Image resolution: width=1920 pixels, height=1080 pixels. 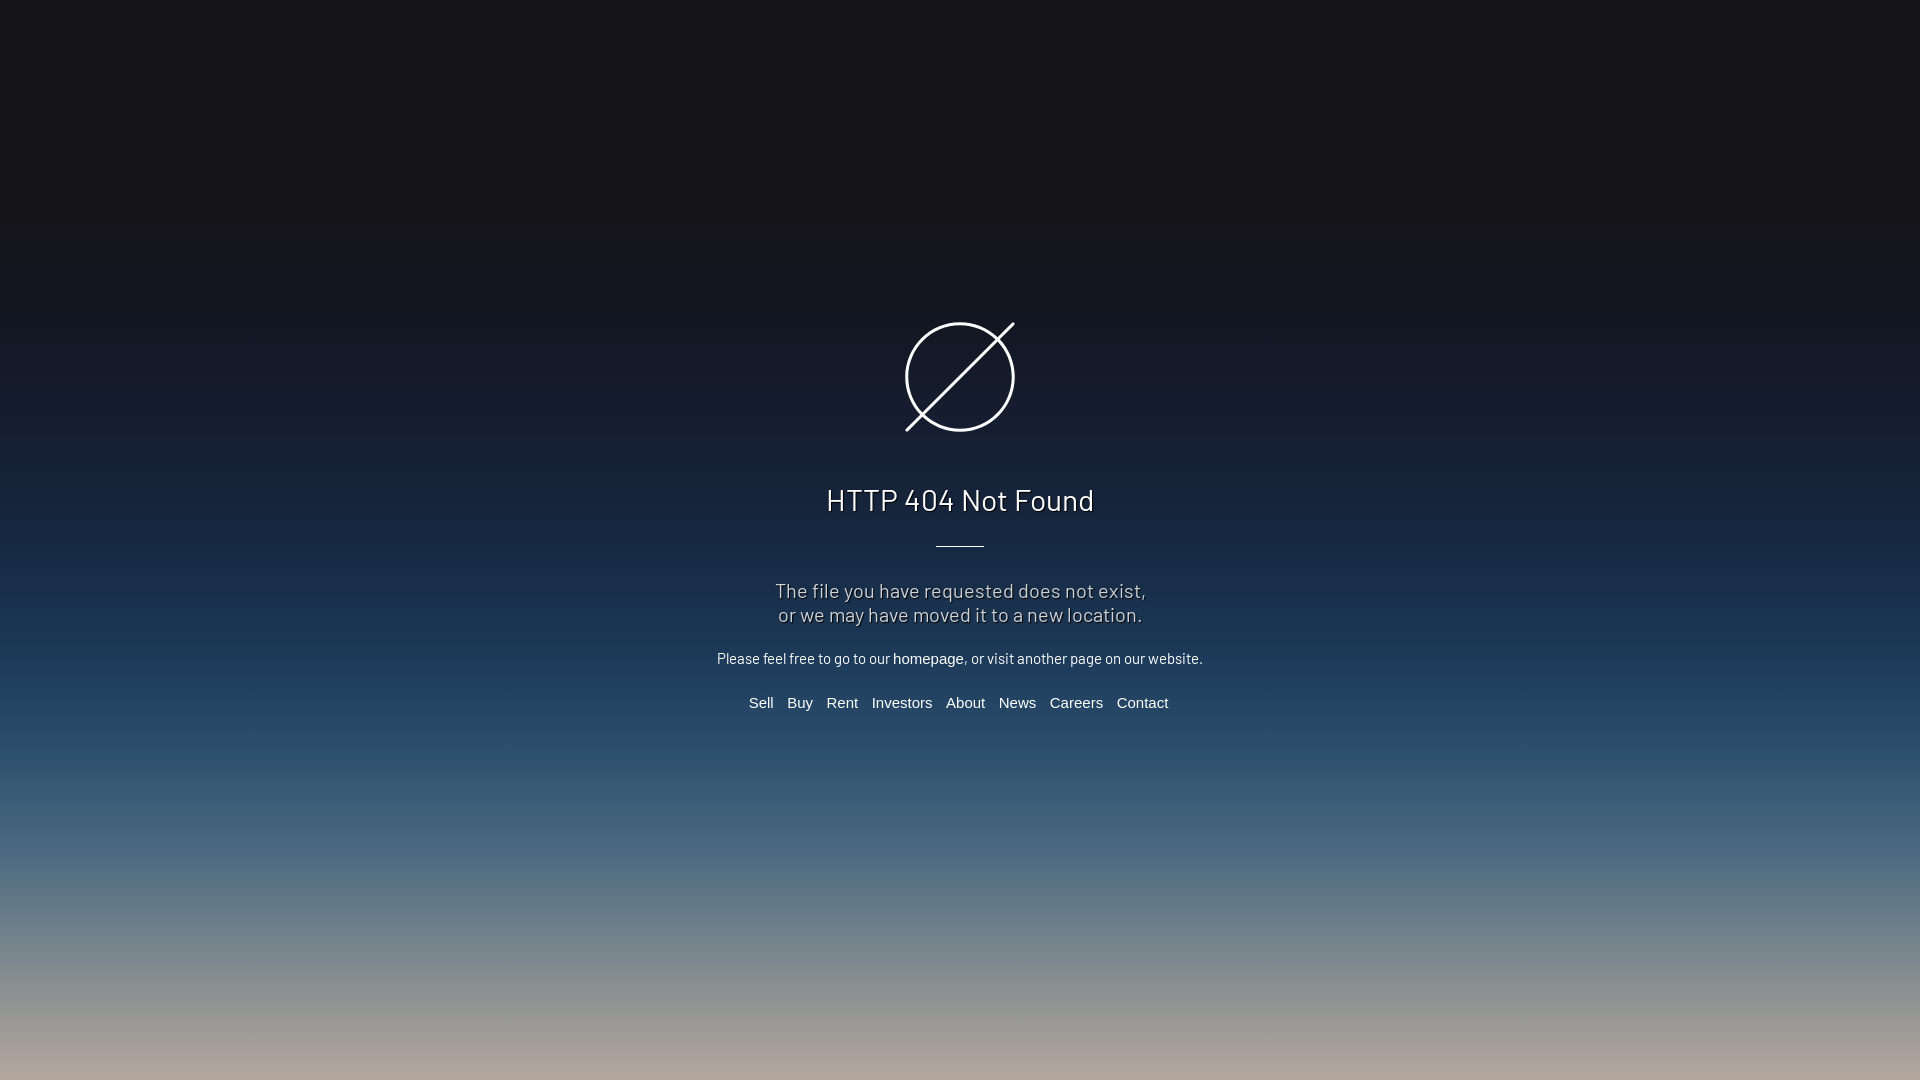 I want to click on 'Careers', so click(x=1075, y=701).